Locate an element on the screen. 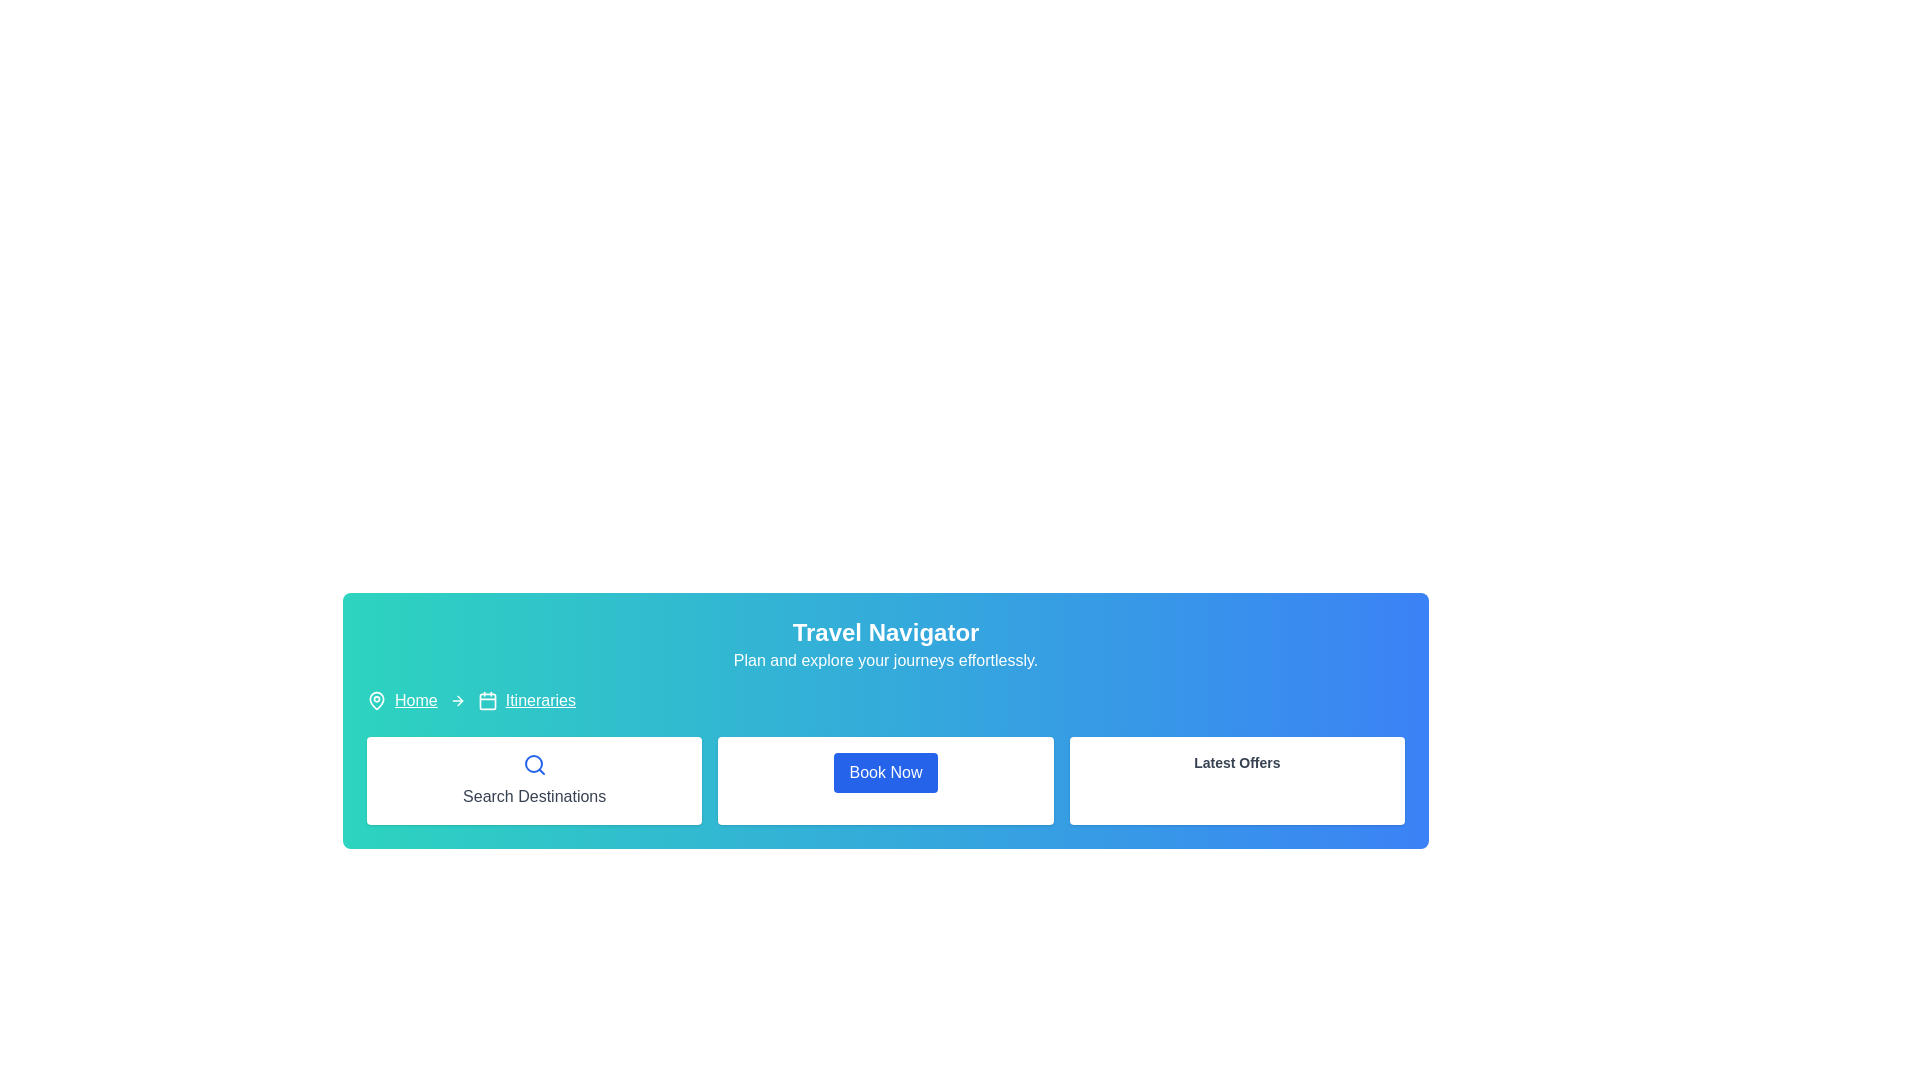 This screenshot has width=1920, height=1080. the right-facing arrow SVG icon located in the breadcrumb navigation bar, positioned between the 'Home' and 'Itineraries' links is located at coordinates (456, 700).